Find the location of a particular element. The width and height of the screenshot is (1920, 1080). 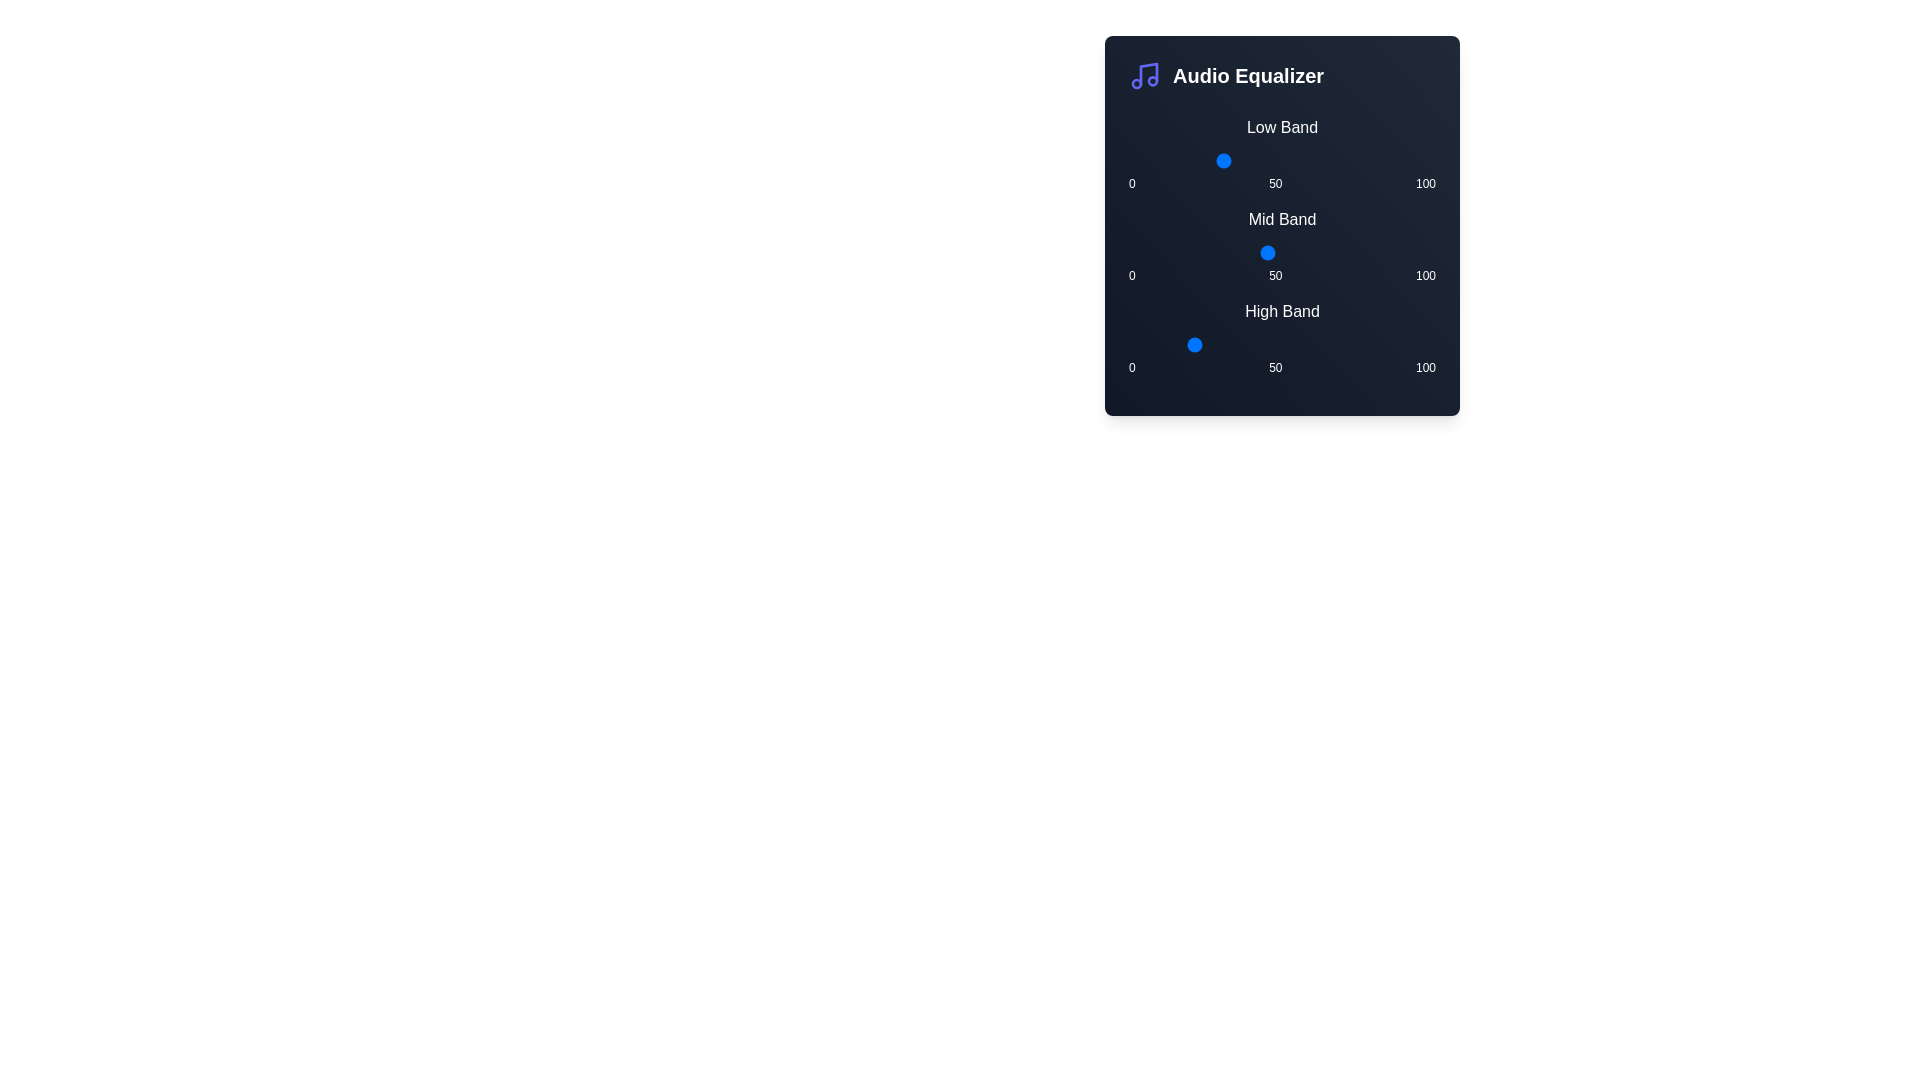

the High Band slider to 51 is located at coordinates (1285, 343).